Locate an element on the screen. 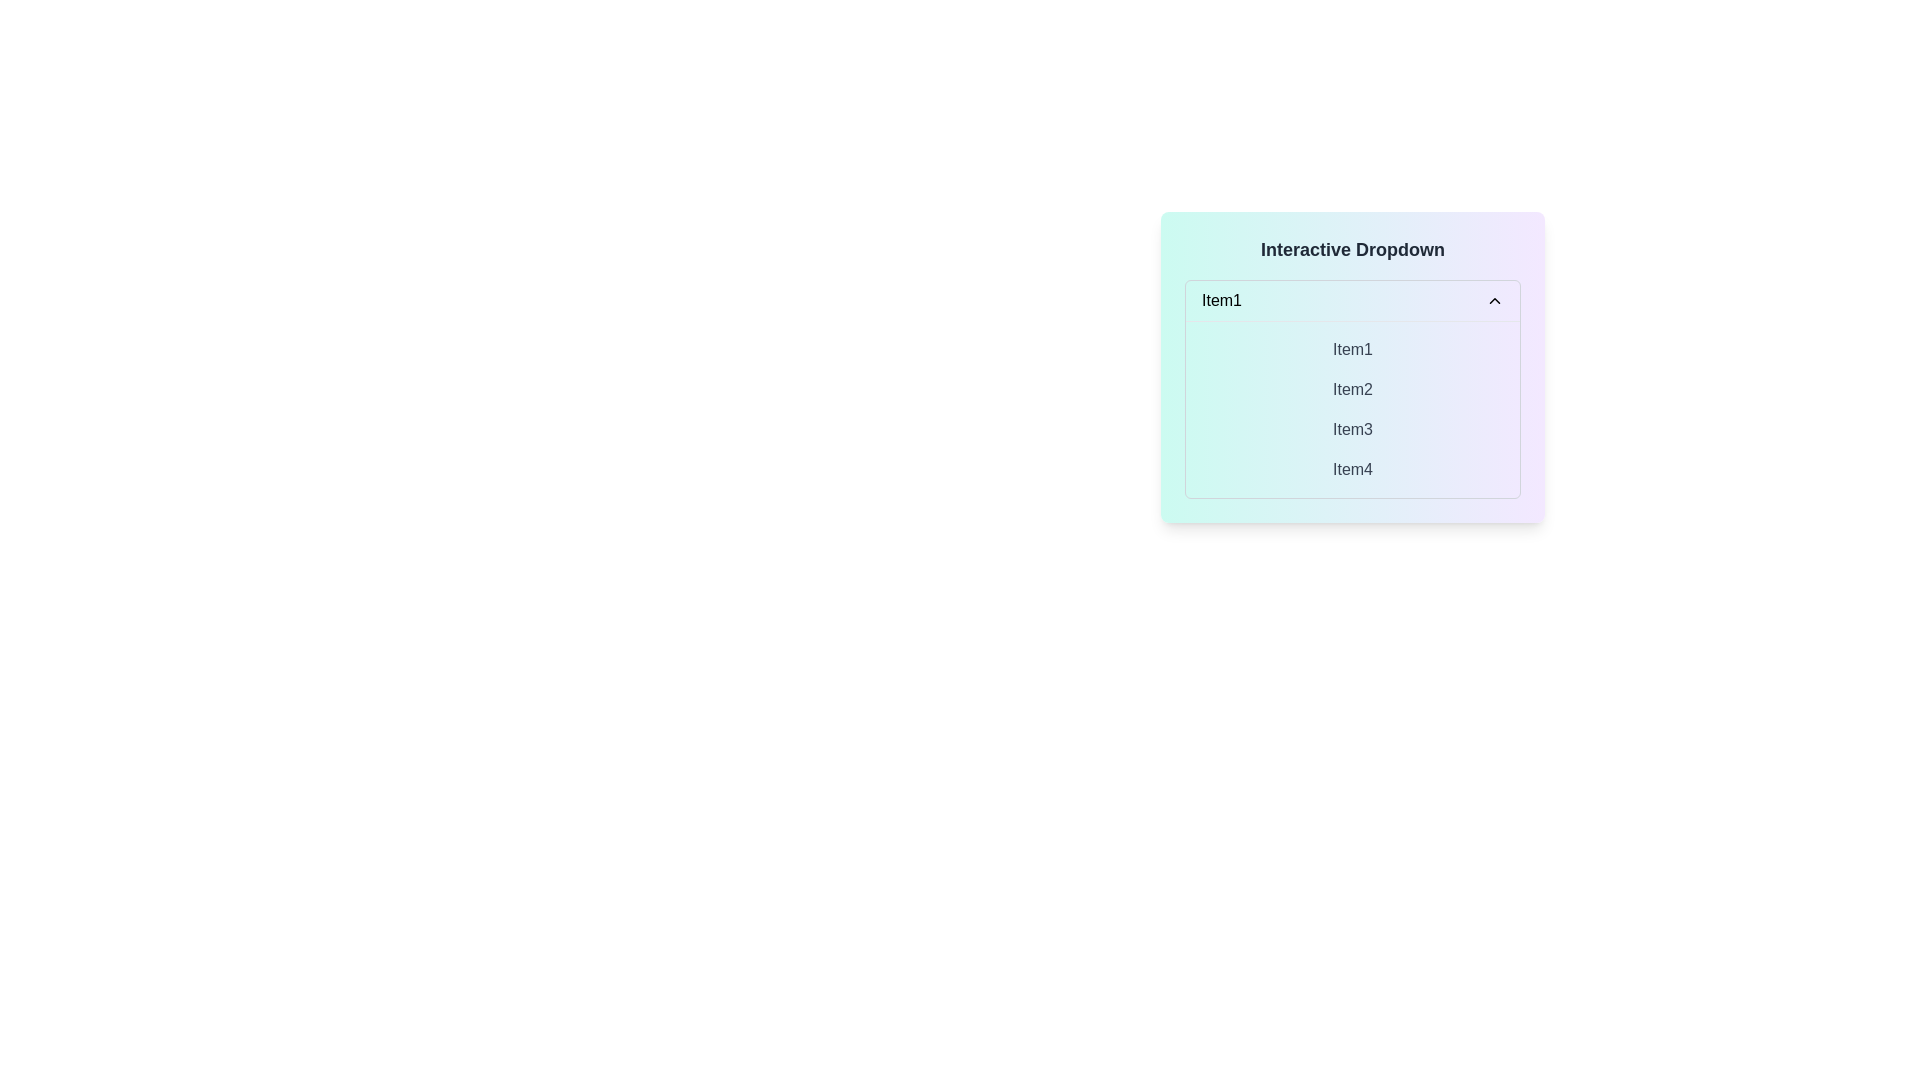 The width and height of the screenshot is (1920, 1080). the selectable list item labeled 'Item3', which is the third item in a vertical list of four items is located at coordinates (1353, 428).